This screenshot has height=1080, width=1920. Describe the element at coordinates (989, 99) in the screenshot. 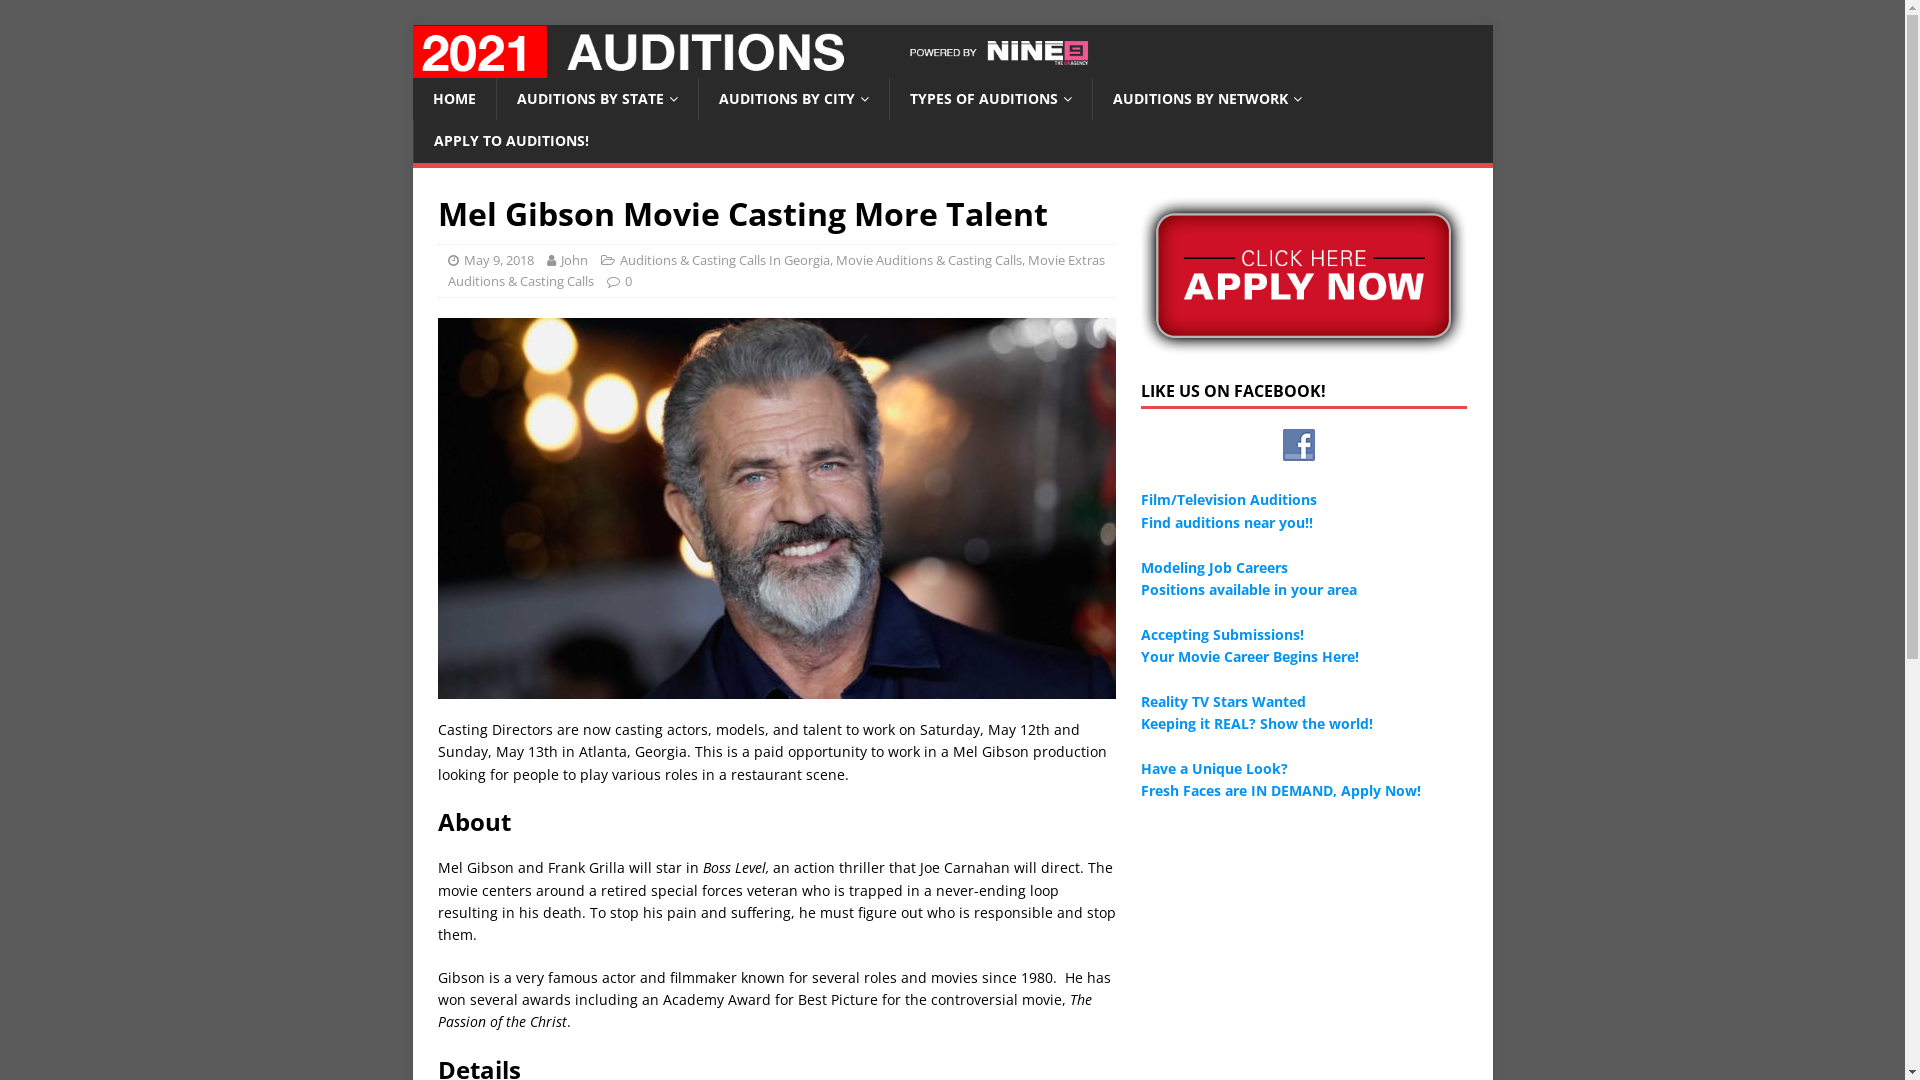

I see `'TYPES OF AUDITIONS'` at that location.